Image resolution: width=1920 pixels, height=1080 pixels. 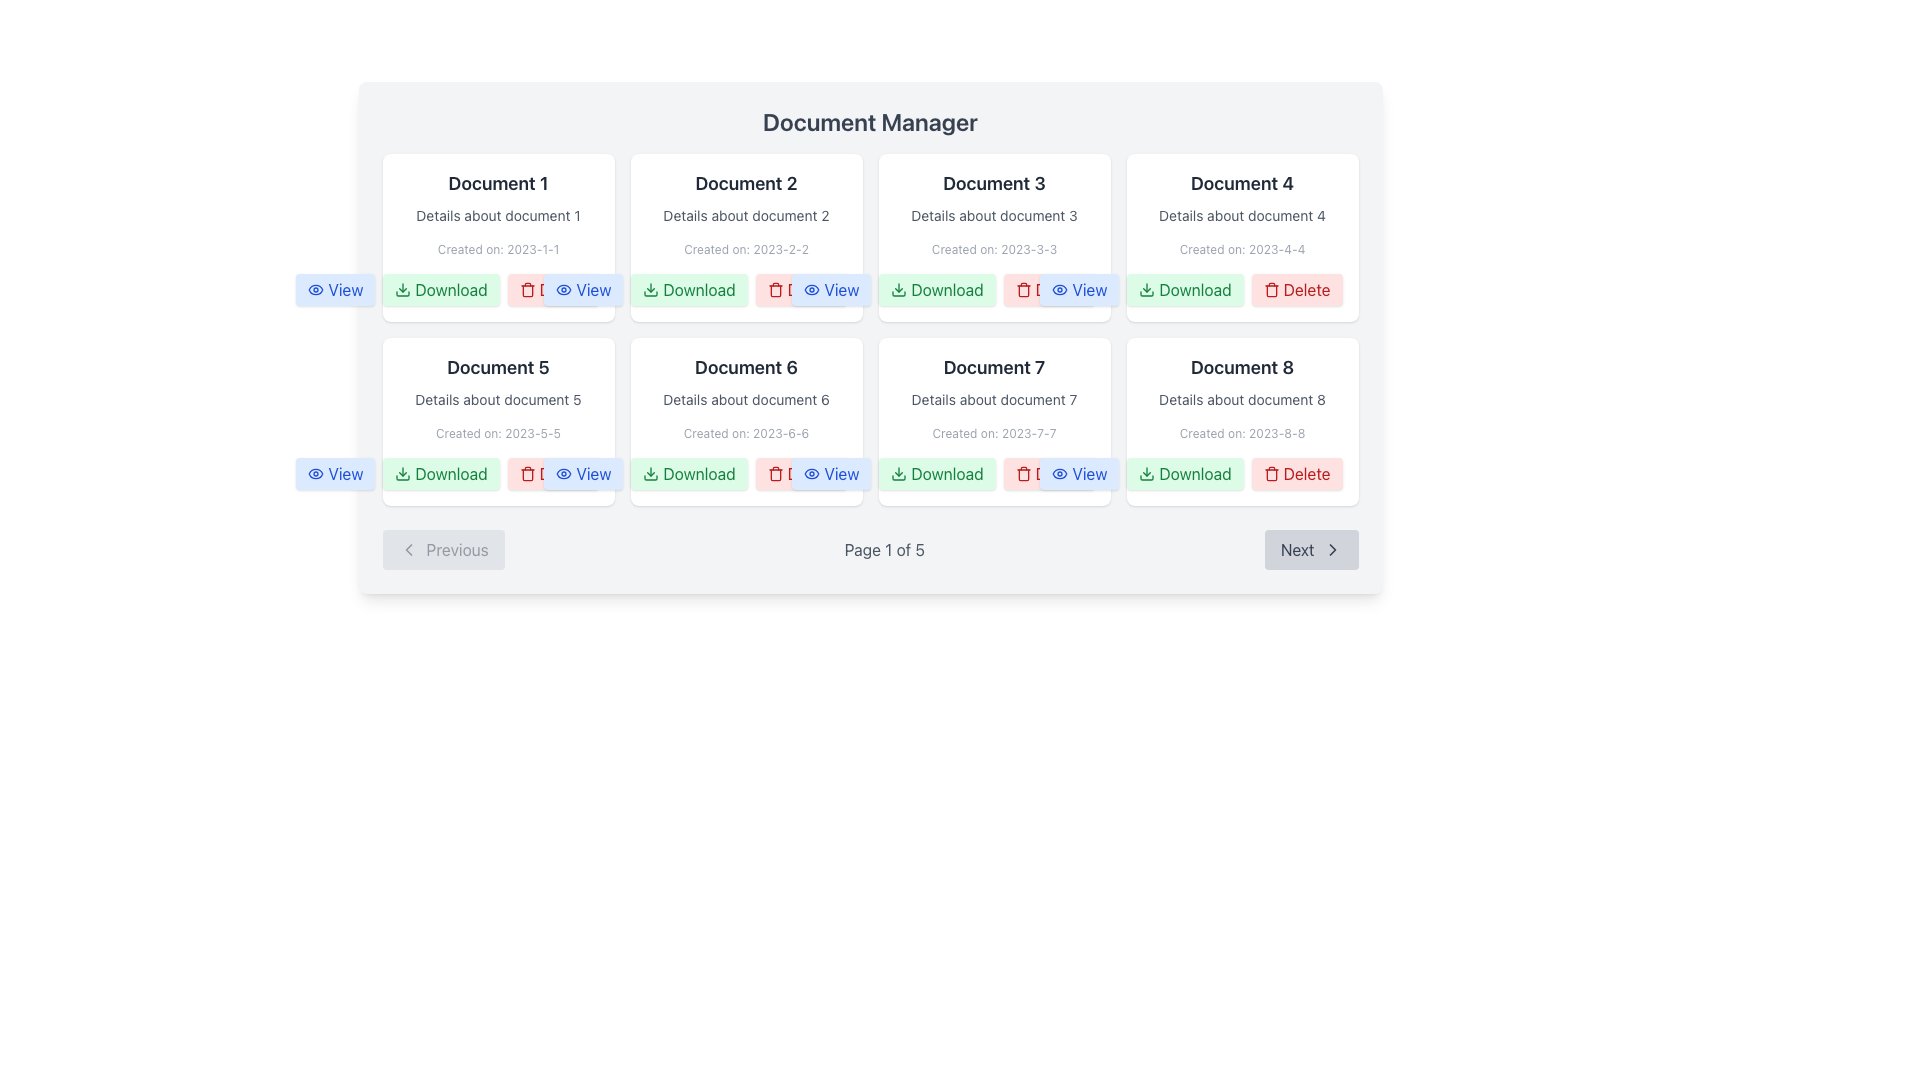 I want to click on the delete button represented by the trash can icon, which is styled with a red fill color and is part of the third button group in the Document Manager interface, so click(x=1270, y=291).